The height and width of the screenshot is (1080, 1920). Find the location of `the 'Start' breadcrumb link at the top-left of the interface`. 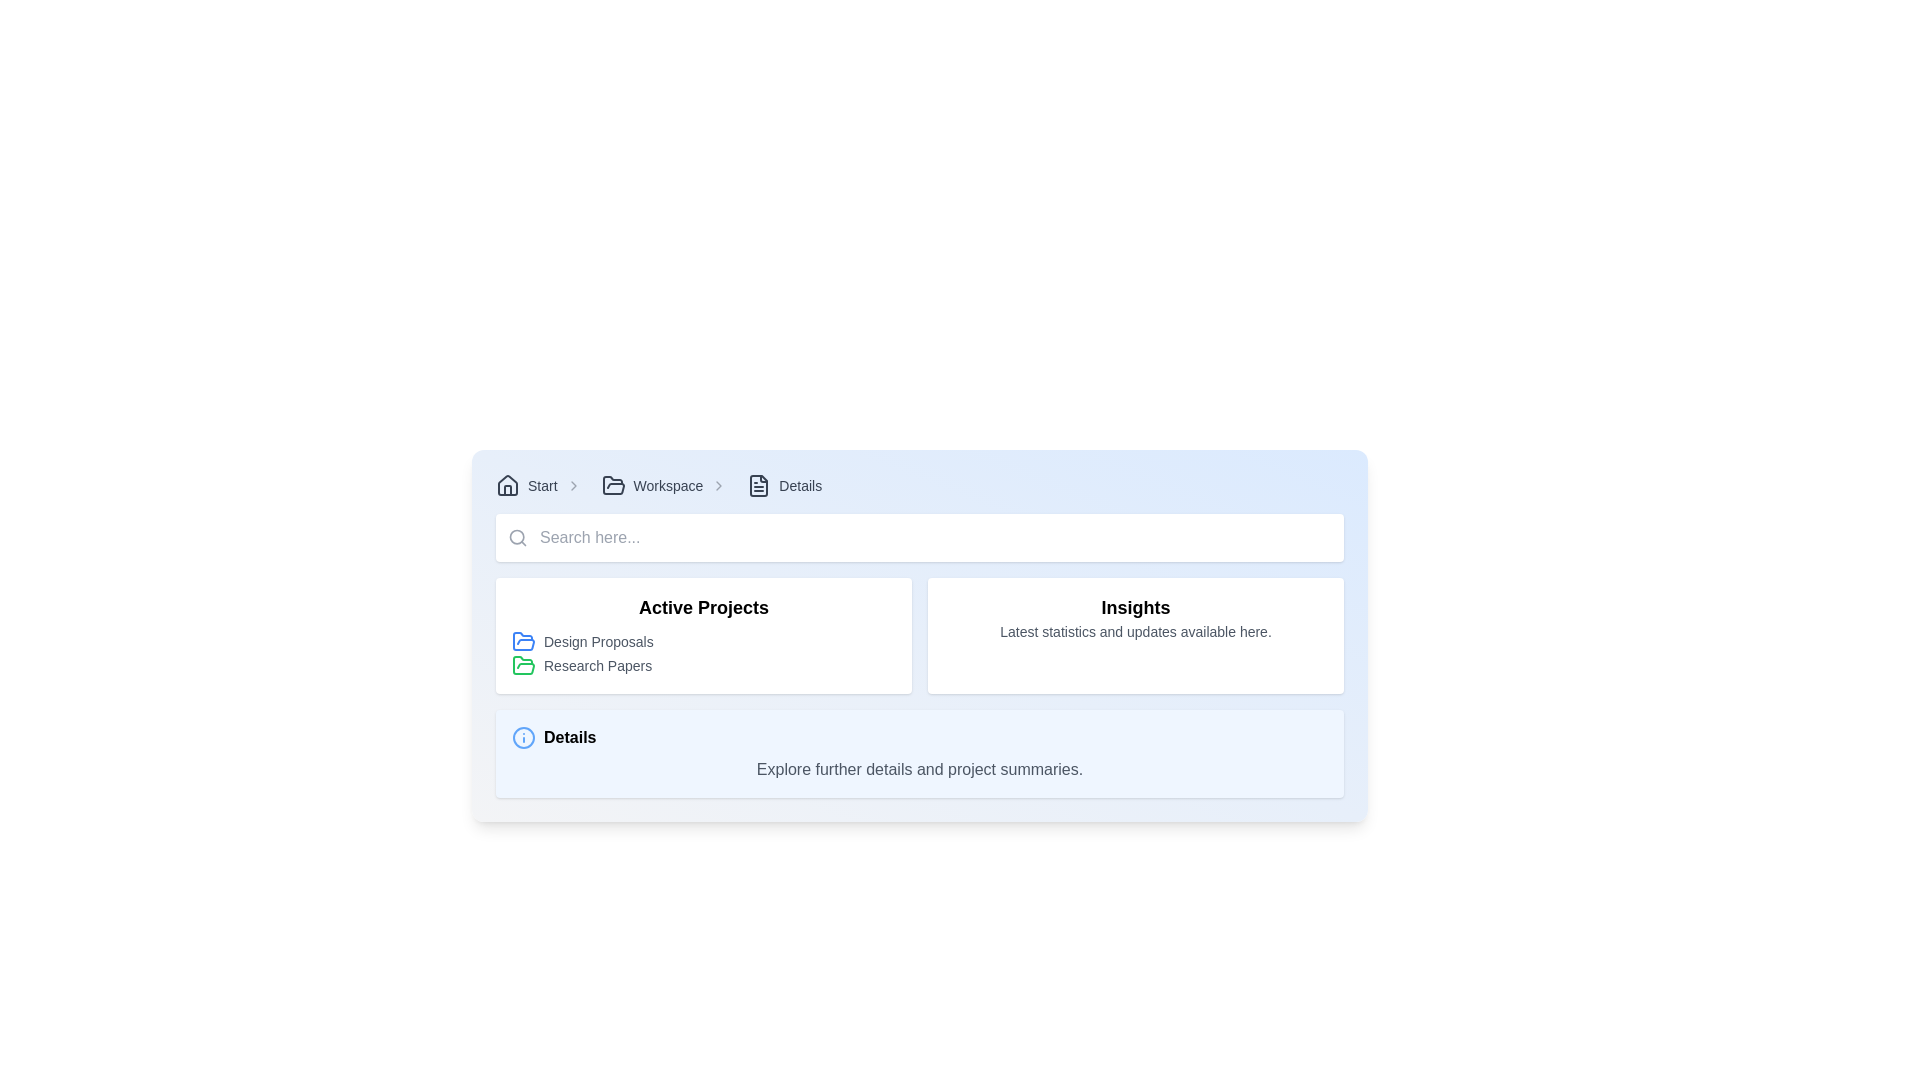

the 'Start' breadcrumb link at the top-left of the interface is located at coordinates (542, 486).